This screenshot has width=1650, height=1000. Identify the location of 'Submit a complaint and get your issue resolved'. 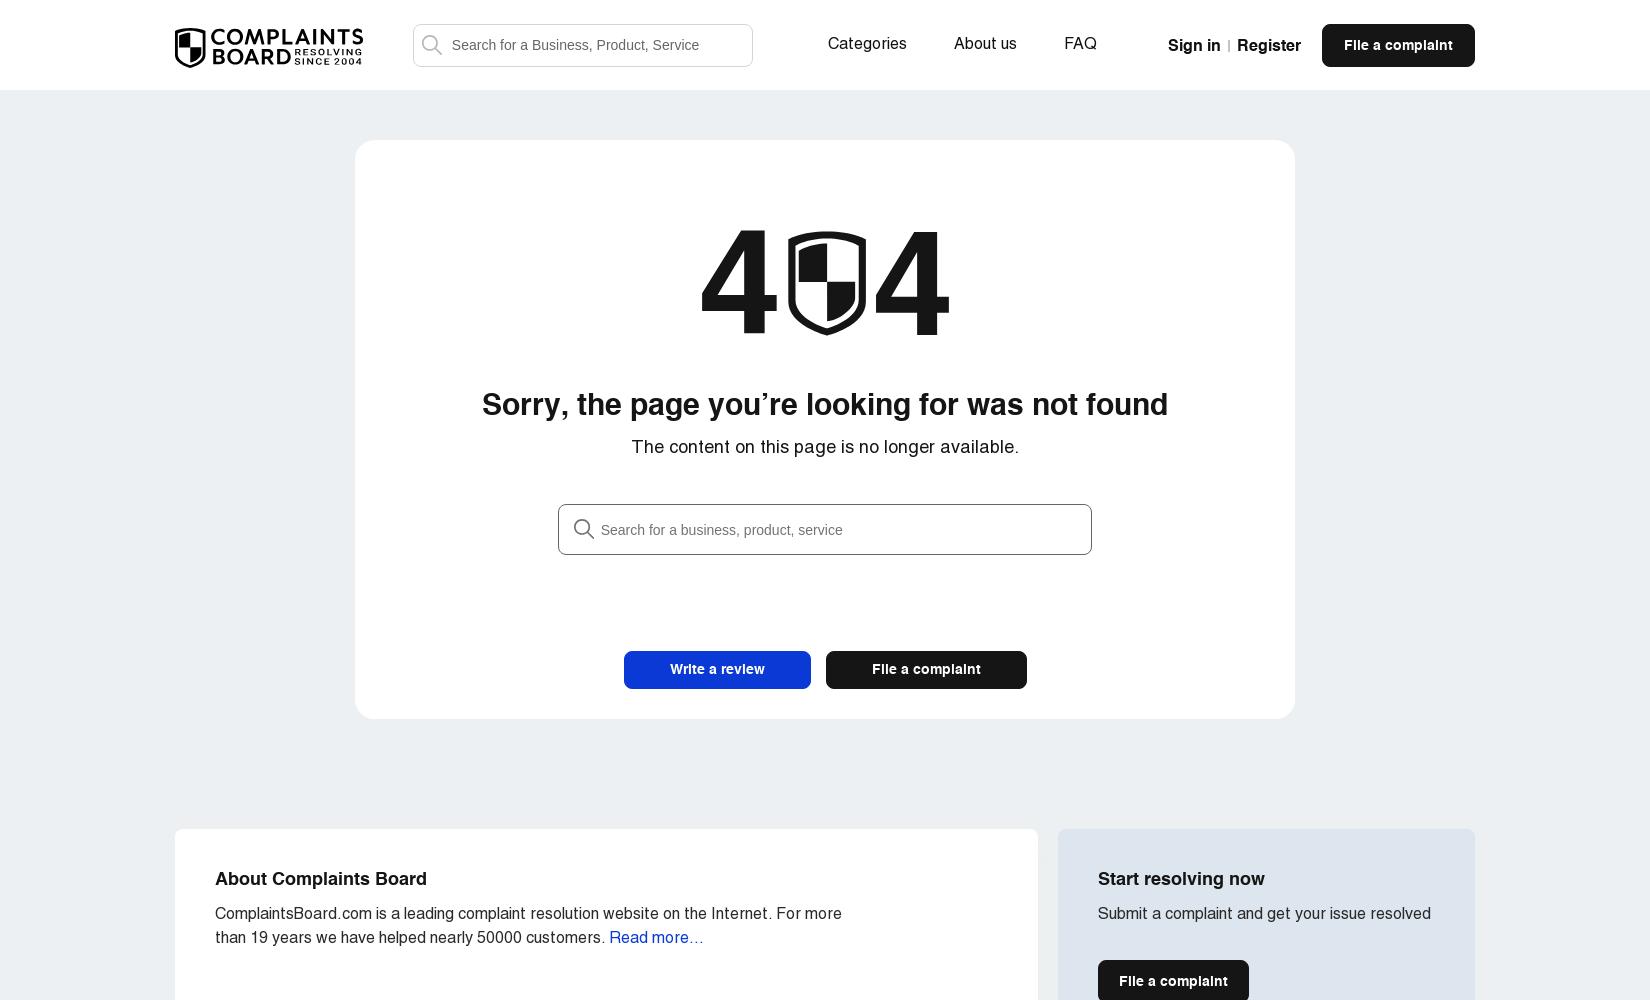
(1263, 915).